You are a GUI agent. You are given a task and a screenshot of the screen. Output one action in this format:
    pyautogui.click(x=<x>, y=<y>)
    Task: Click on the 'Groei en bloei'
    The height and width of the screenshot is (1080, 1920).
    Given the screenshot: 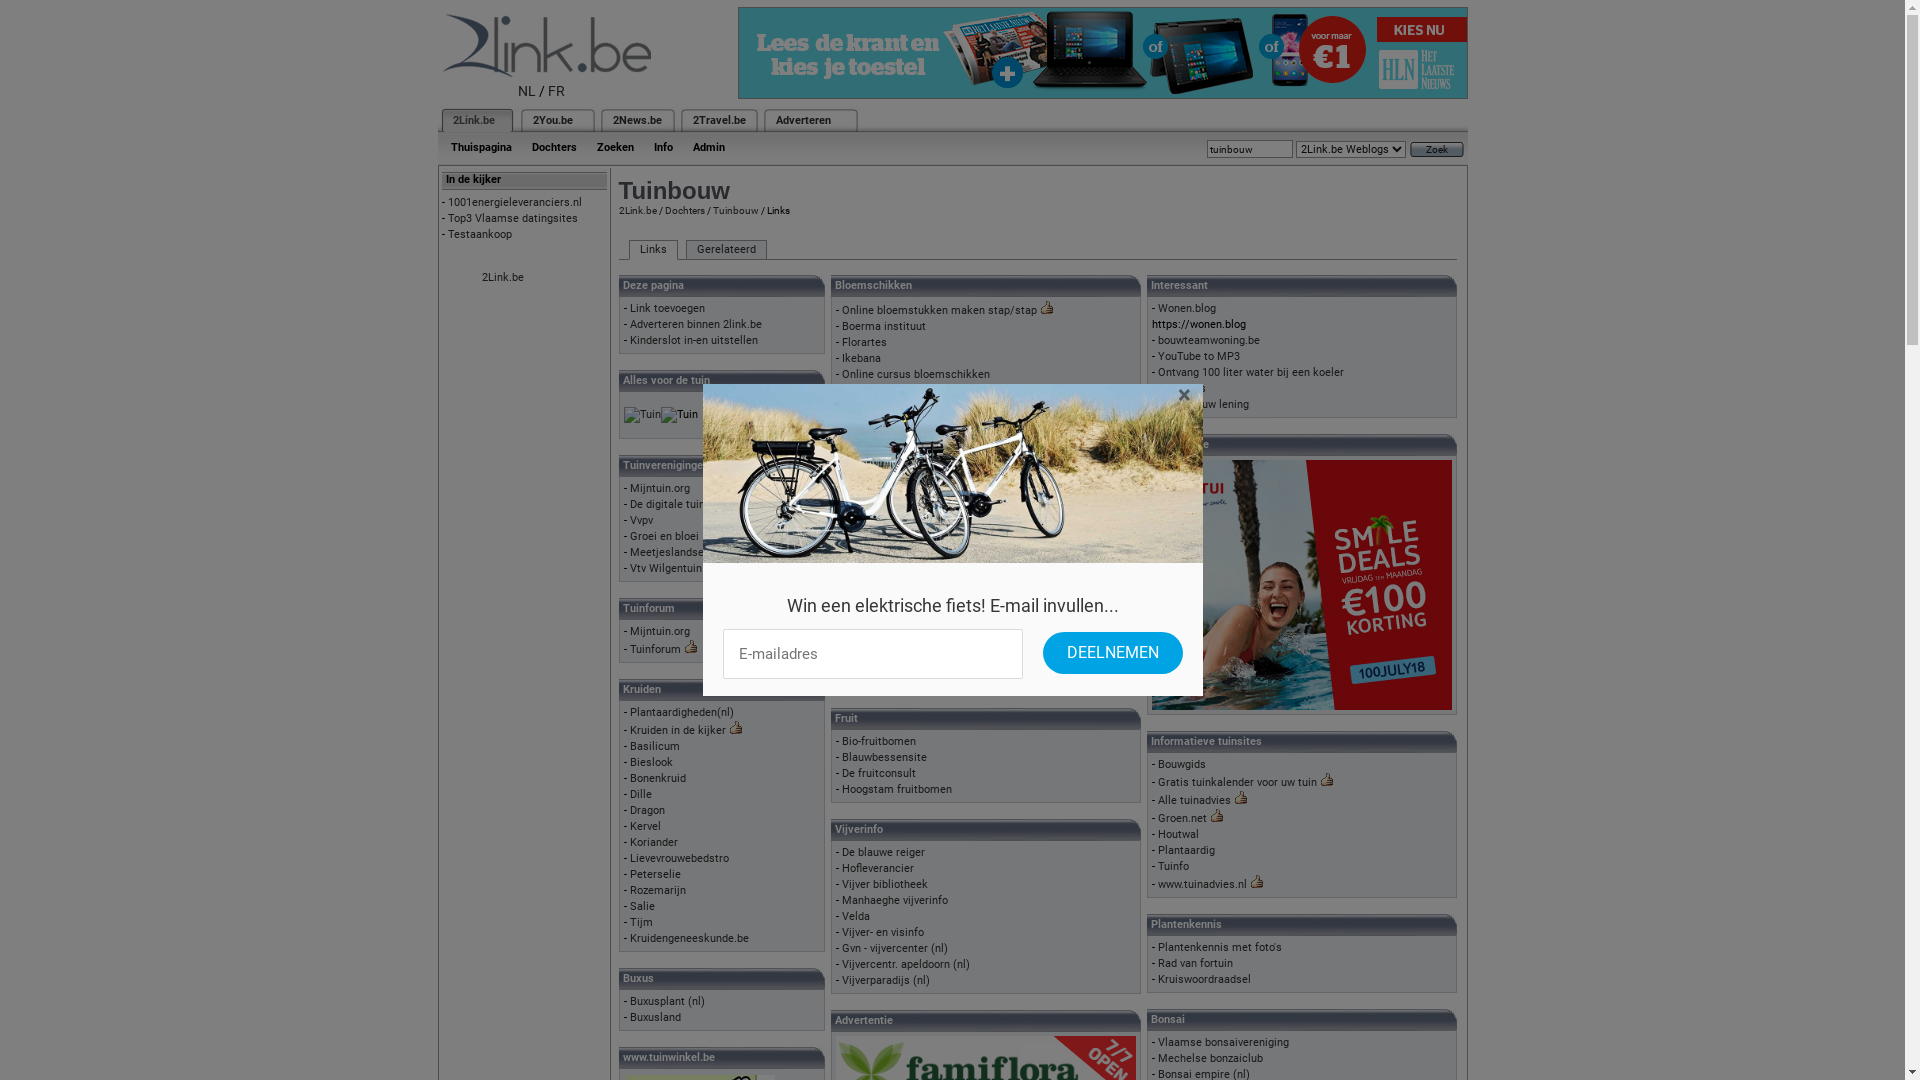 What is the action you would take?
    pyautogui.click(x=664, y=535)
    